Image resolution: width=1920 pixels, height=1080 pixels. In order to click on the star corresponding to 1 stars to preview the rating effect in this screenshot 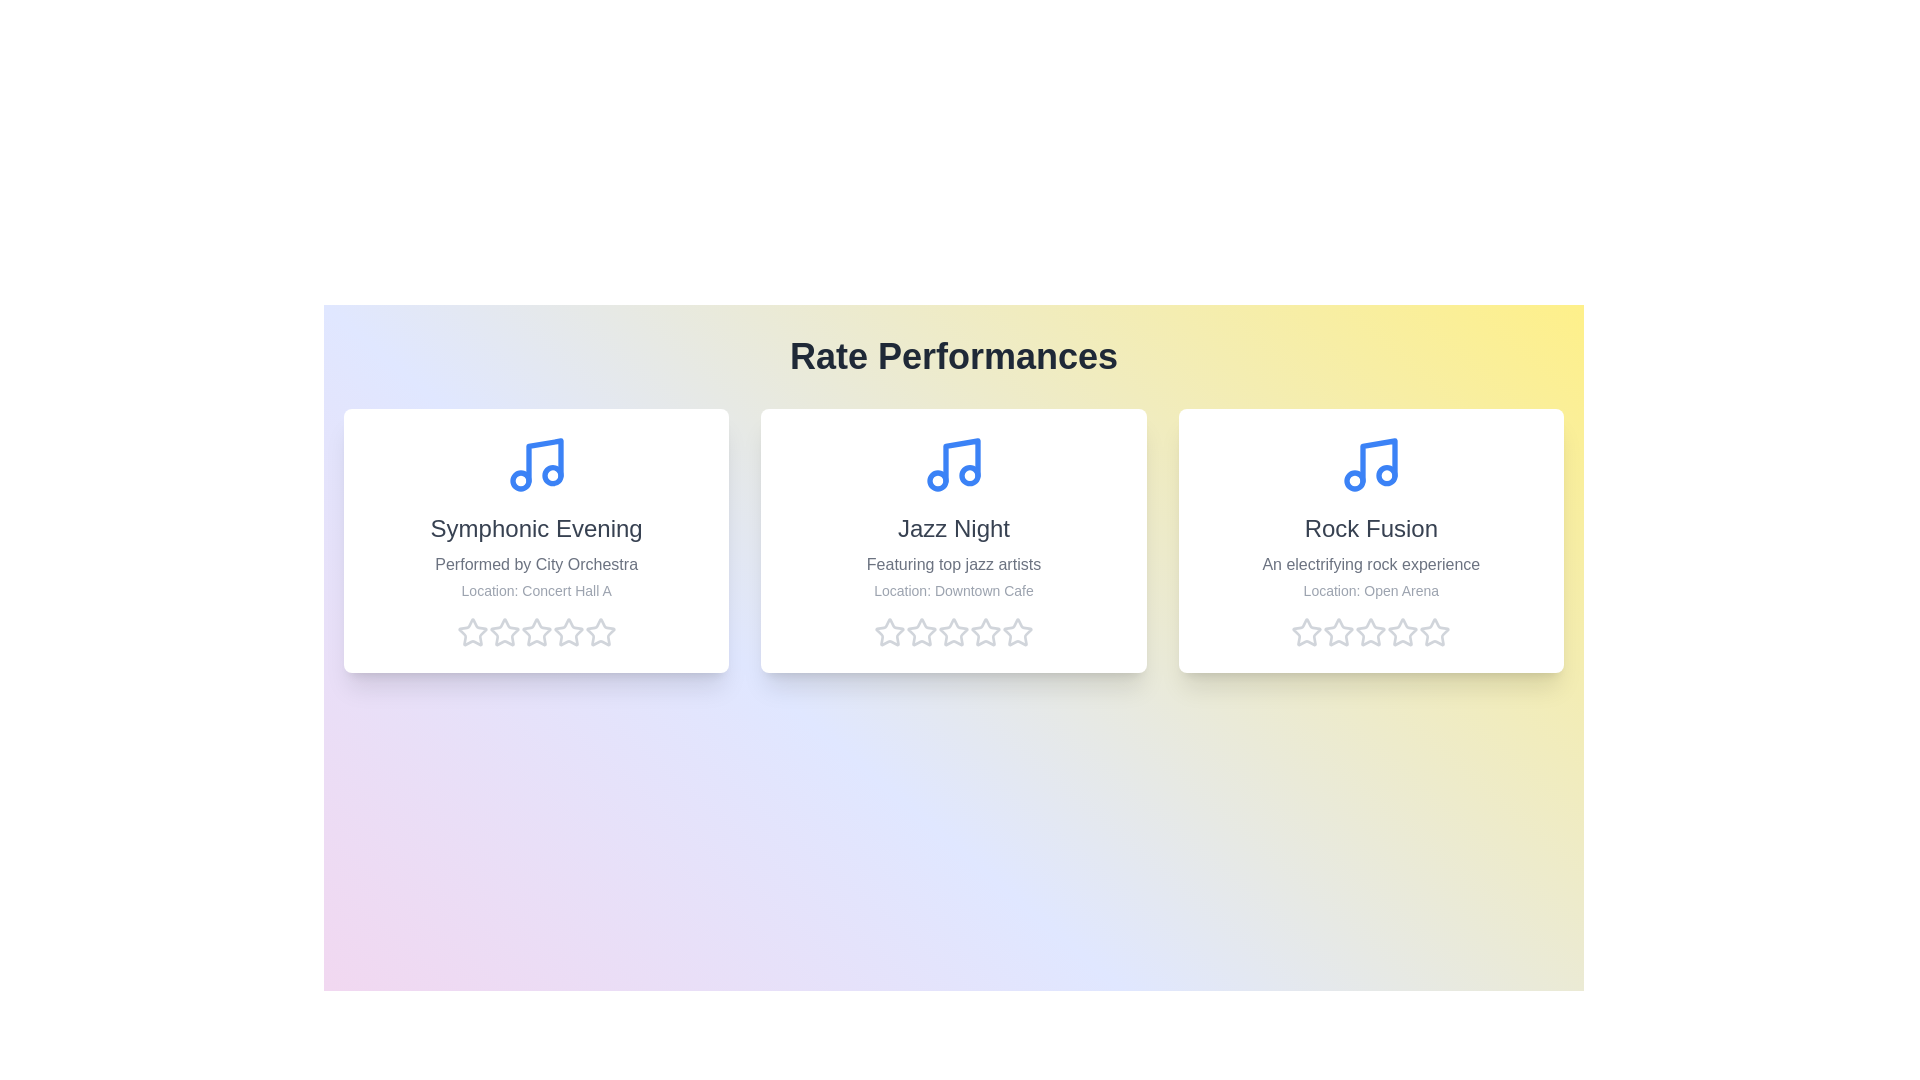, I will do `click(471, 632)`.